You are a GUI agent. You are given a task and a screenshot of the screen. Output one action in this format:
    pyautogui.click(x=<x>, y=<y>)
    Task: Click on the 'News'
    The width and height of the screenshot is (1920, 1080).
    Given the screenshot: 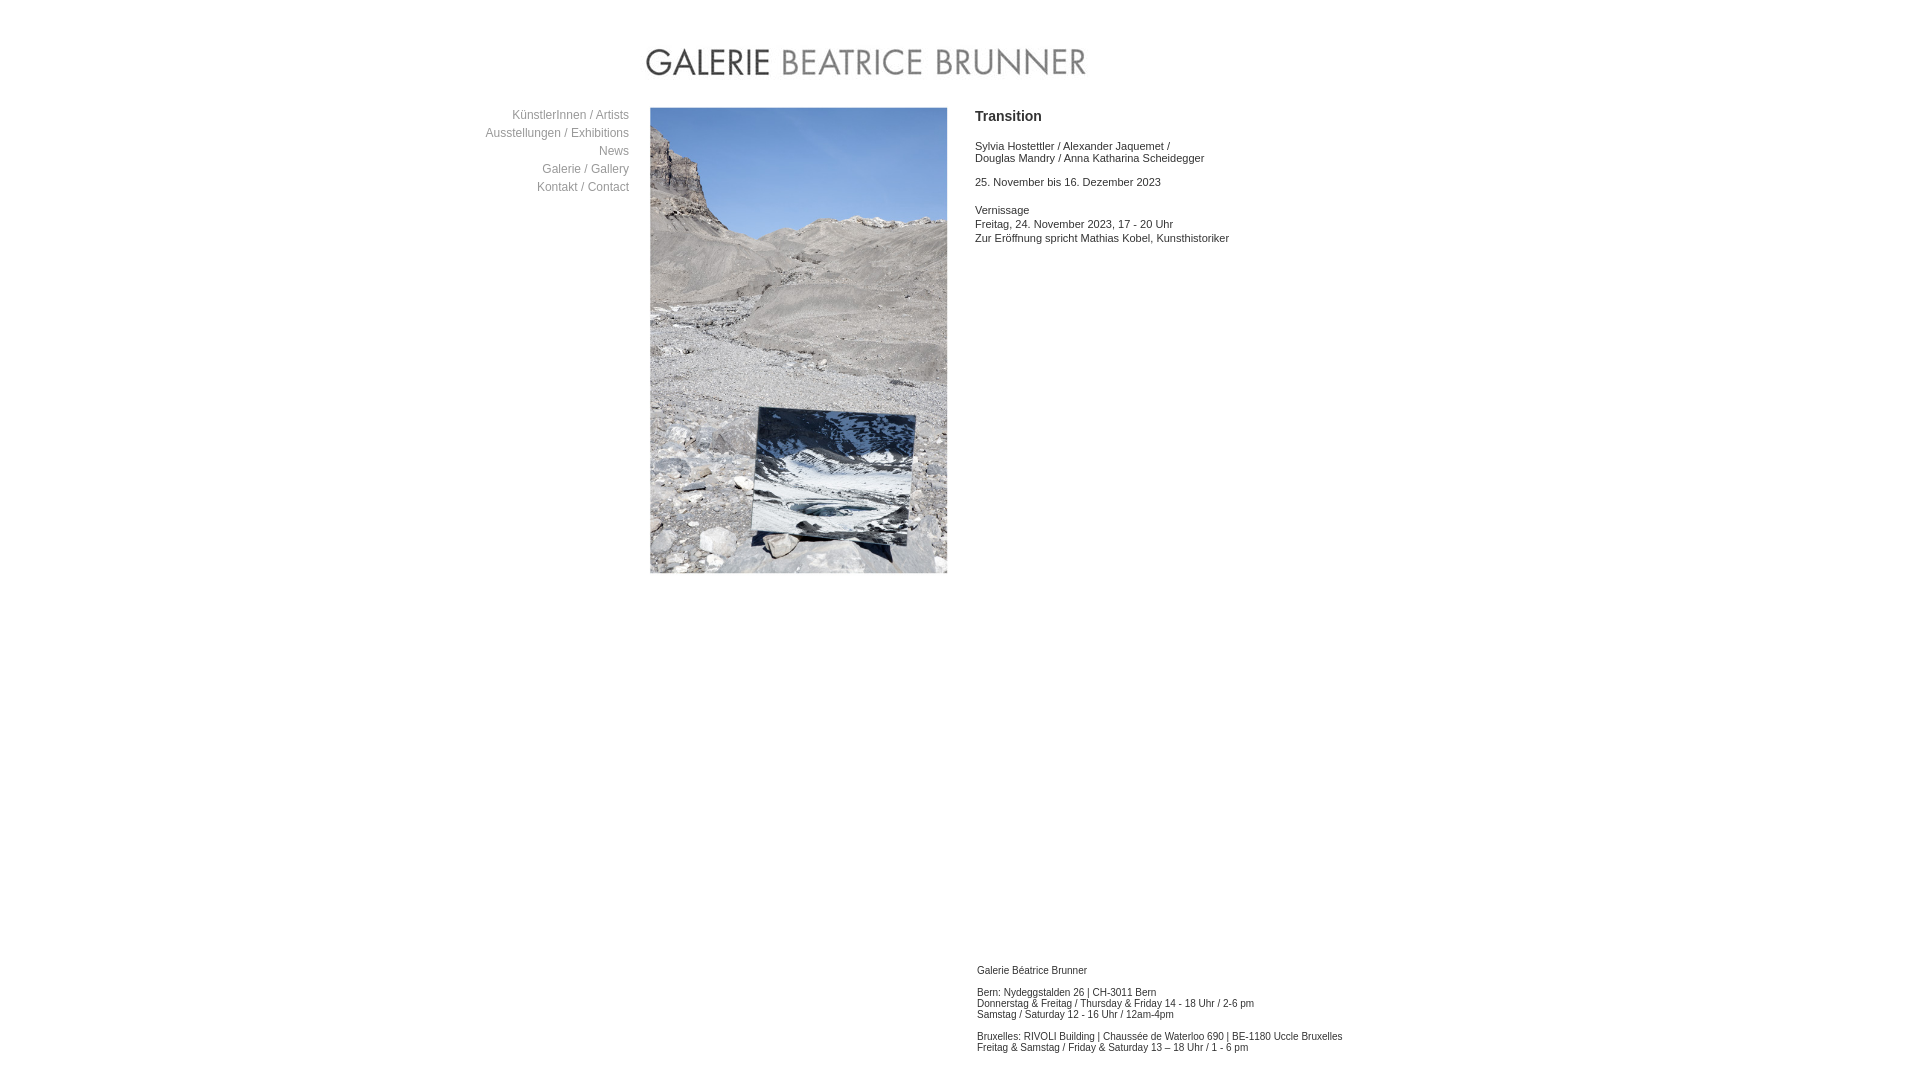 What is the action you would take?
    pyautogui.click(x=613, y=149)
    